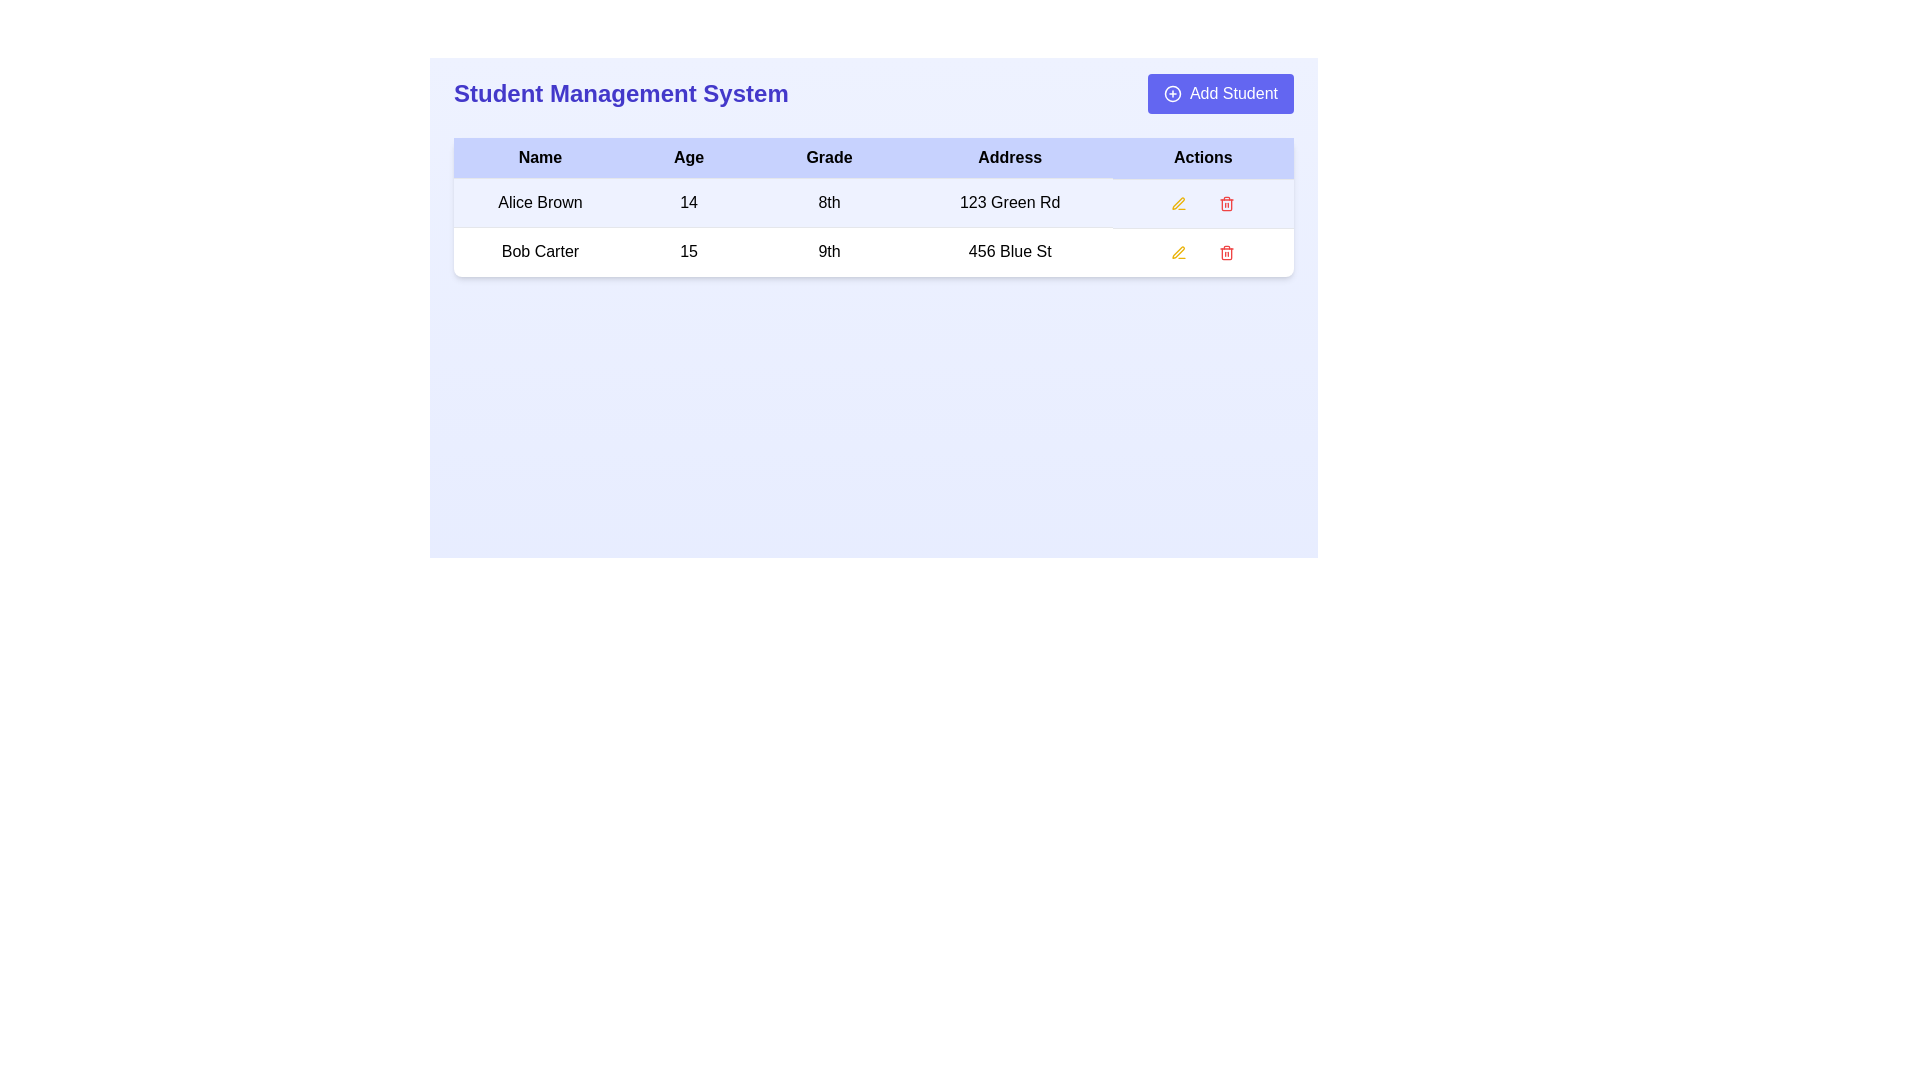 The height and width of the screenshot is (1080, 1920). I want to click on the static text label displaying 'Alice Brown', located in the first cell of the first row under the 'Name' column in the table, so click(540, 203).